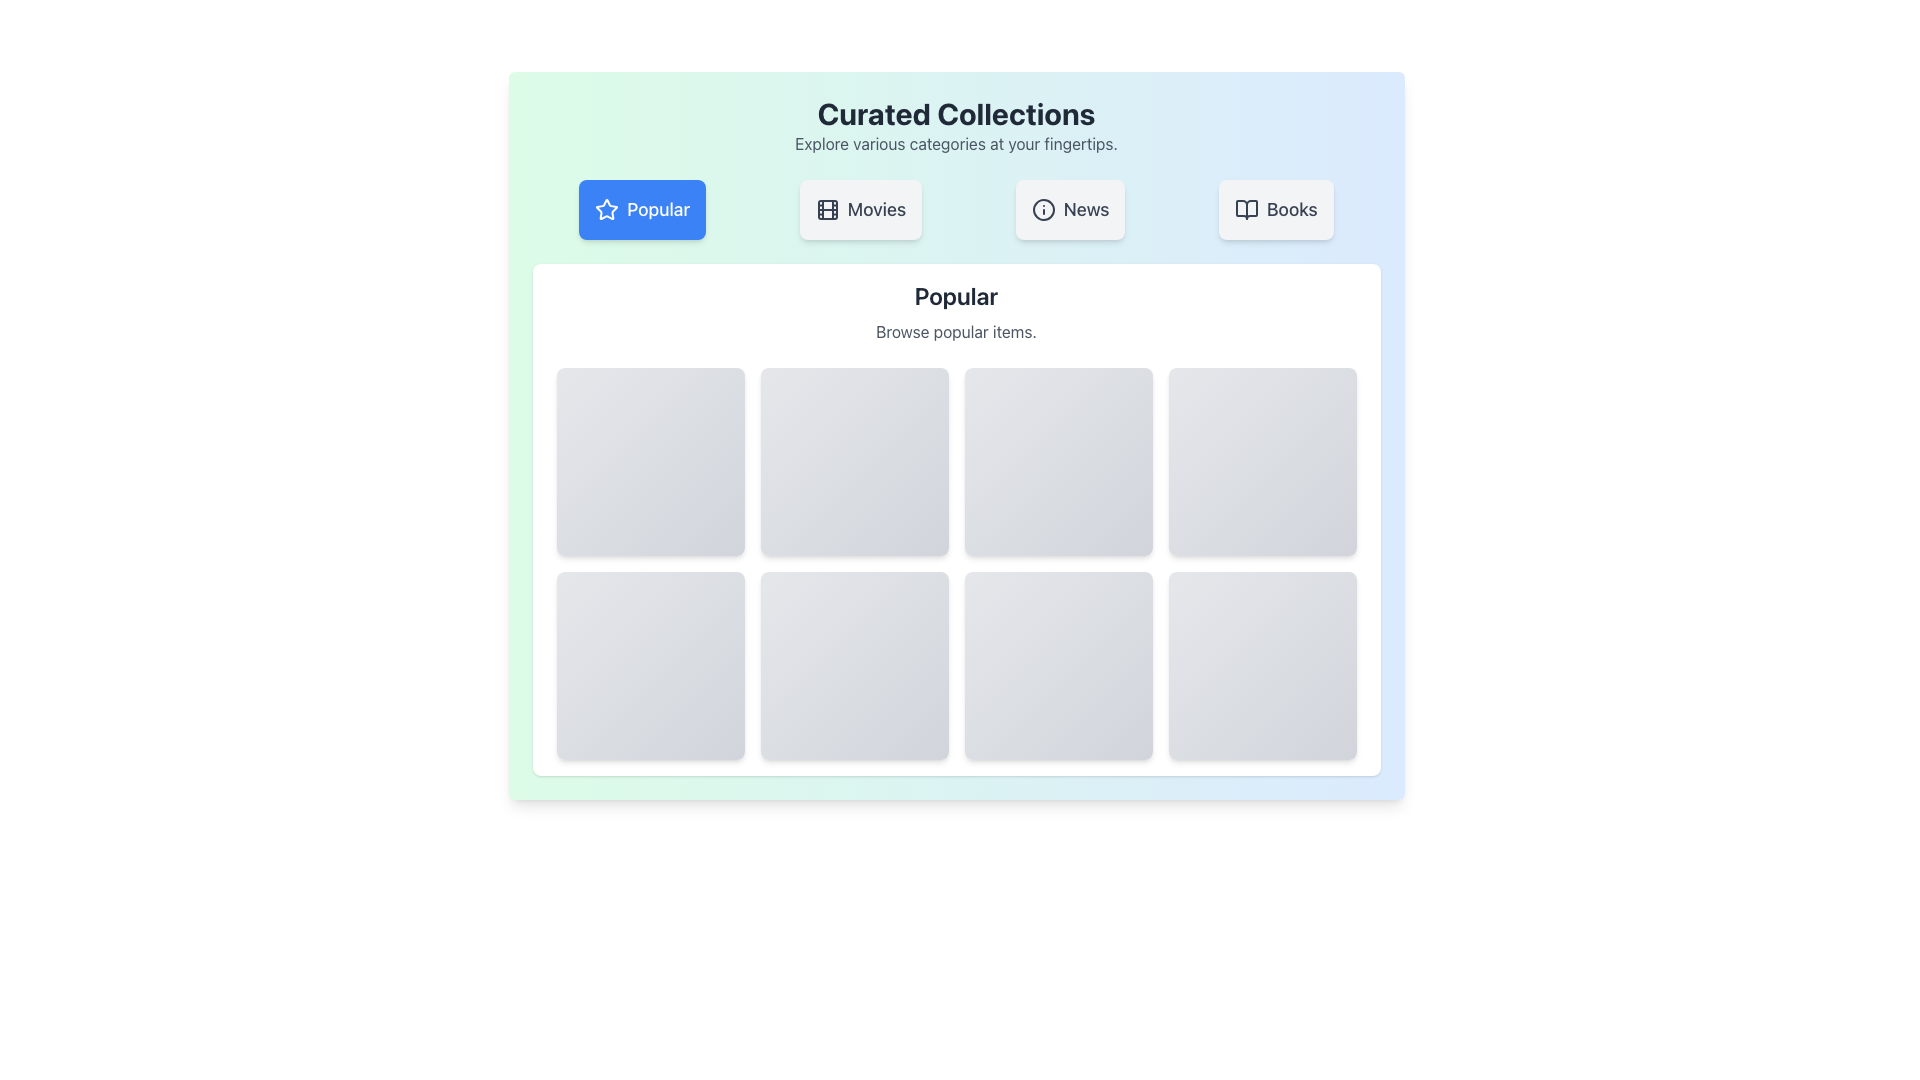 The width and height of the screenshot is (1920, 1080). I want to click on the navigation button for books located at the top-right corner of the 'Curated Collections' section, so click(1275, 209).